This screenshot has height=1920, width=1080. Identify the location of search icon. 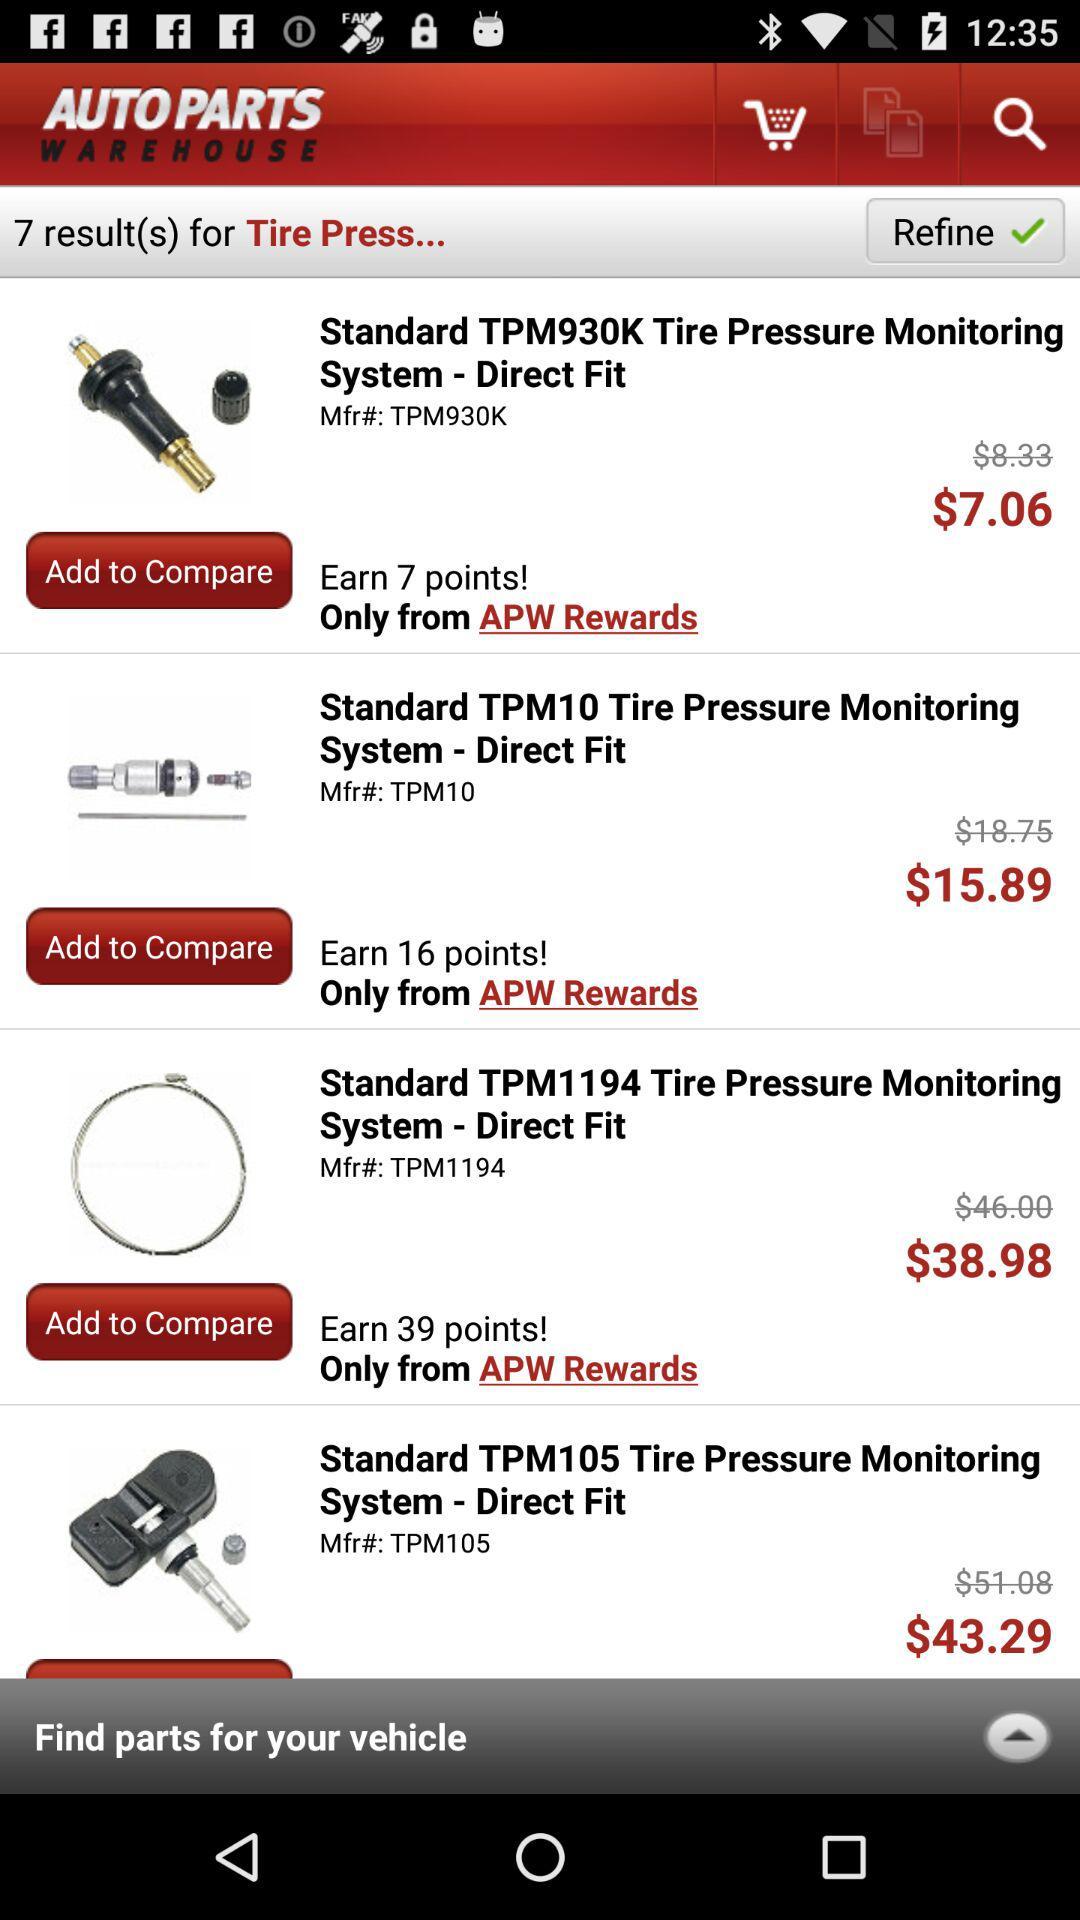
(1018, 123).